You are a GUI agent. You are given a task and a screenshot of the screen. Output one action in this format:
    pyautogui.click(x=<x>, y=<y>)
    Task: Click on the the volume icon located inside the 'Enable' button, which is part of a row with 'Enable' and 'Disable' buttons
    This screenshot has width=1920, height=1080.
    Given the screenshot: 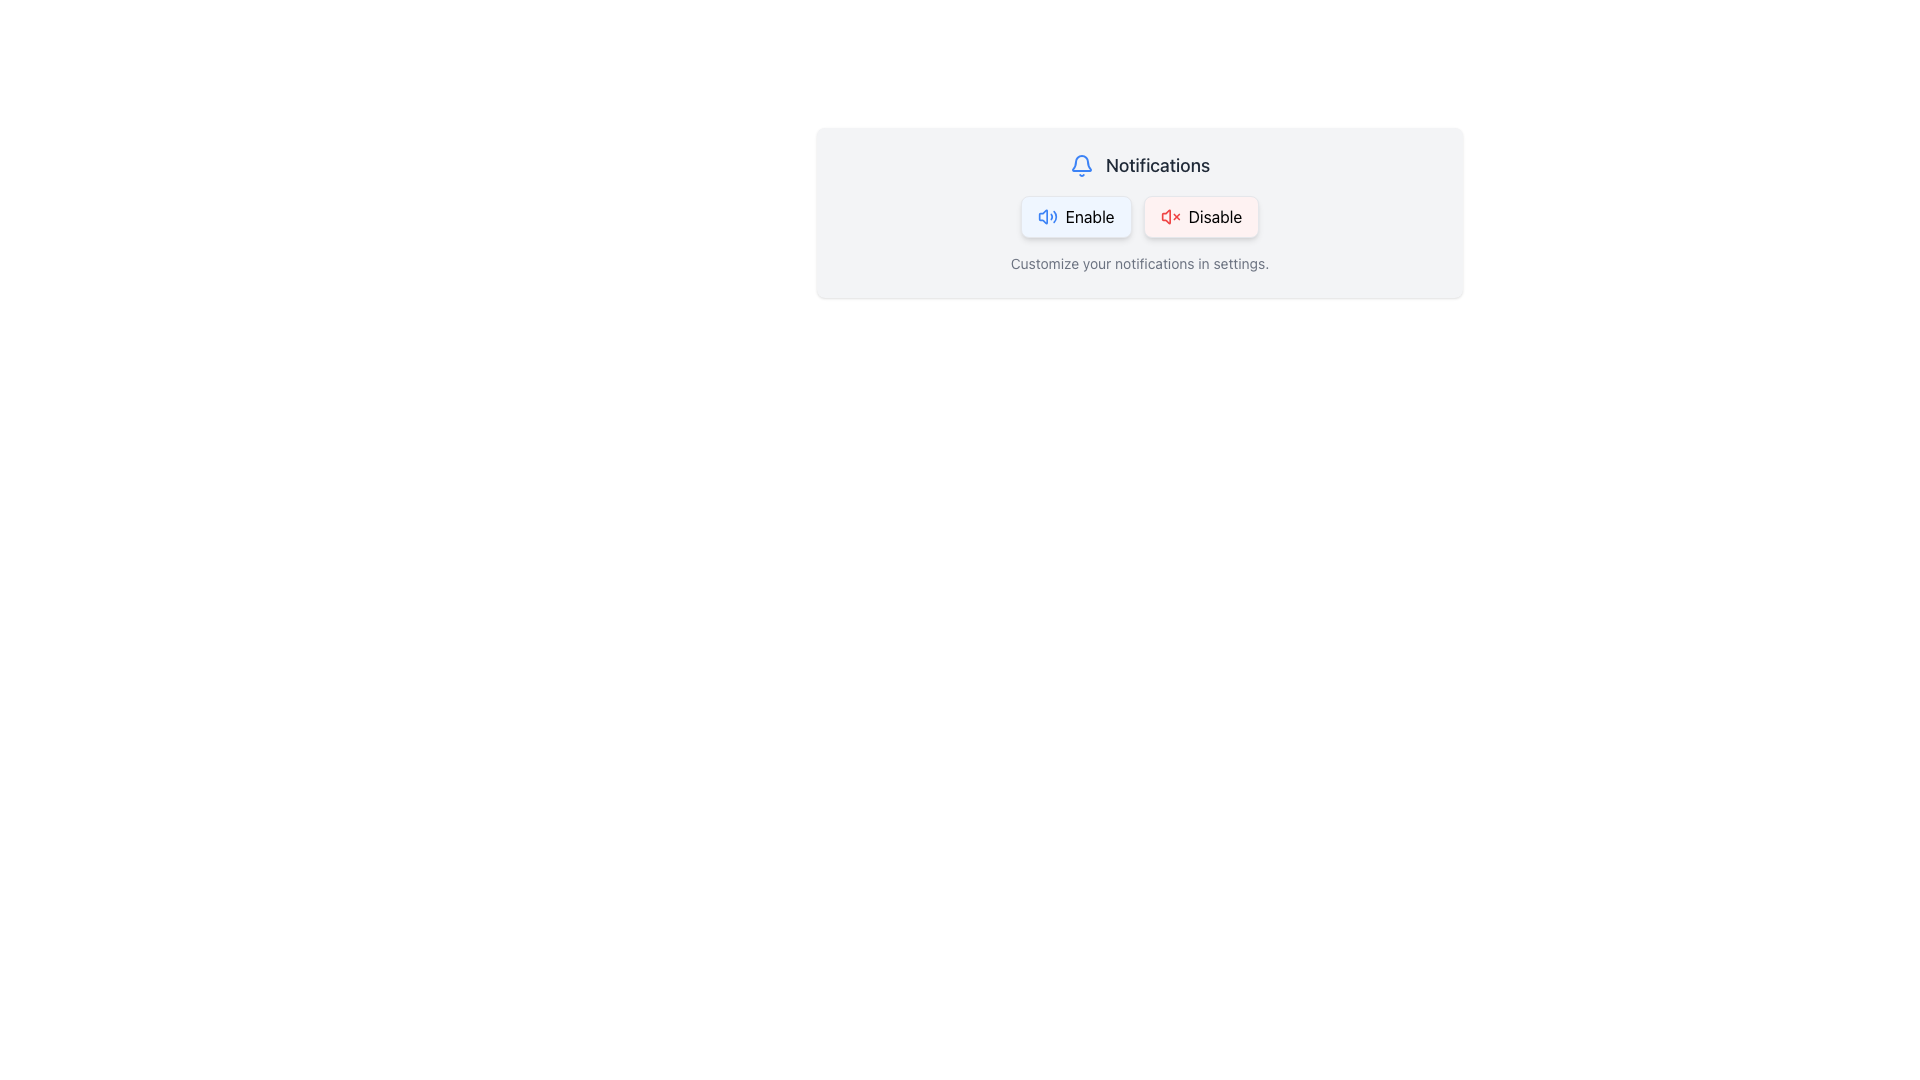 What is the action you would take?
    pyautogui.click(x=1046, y=216)
    